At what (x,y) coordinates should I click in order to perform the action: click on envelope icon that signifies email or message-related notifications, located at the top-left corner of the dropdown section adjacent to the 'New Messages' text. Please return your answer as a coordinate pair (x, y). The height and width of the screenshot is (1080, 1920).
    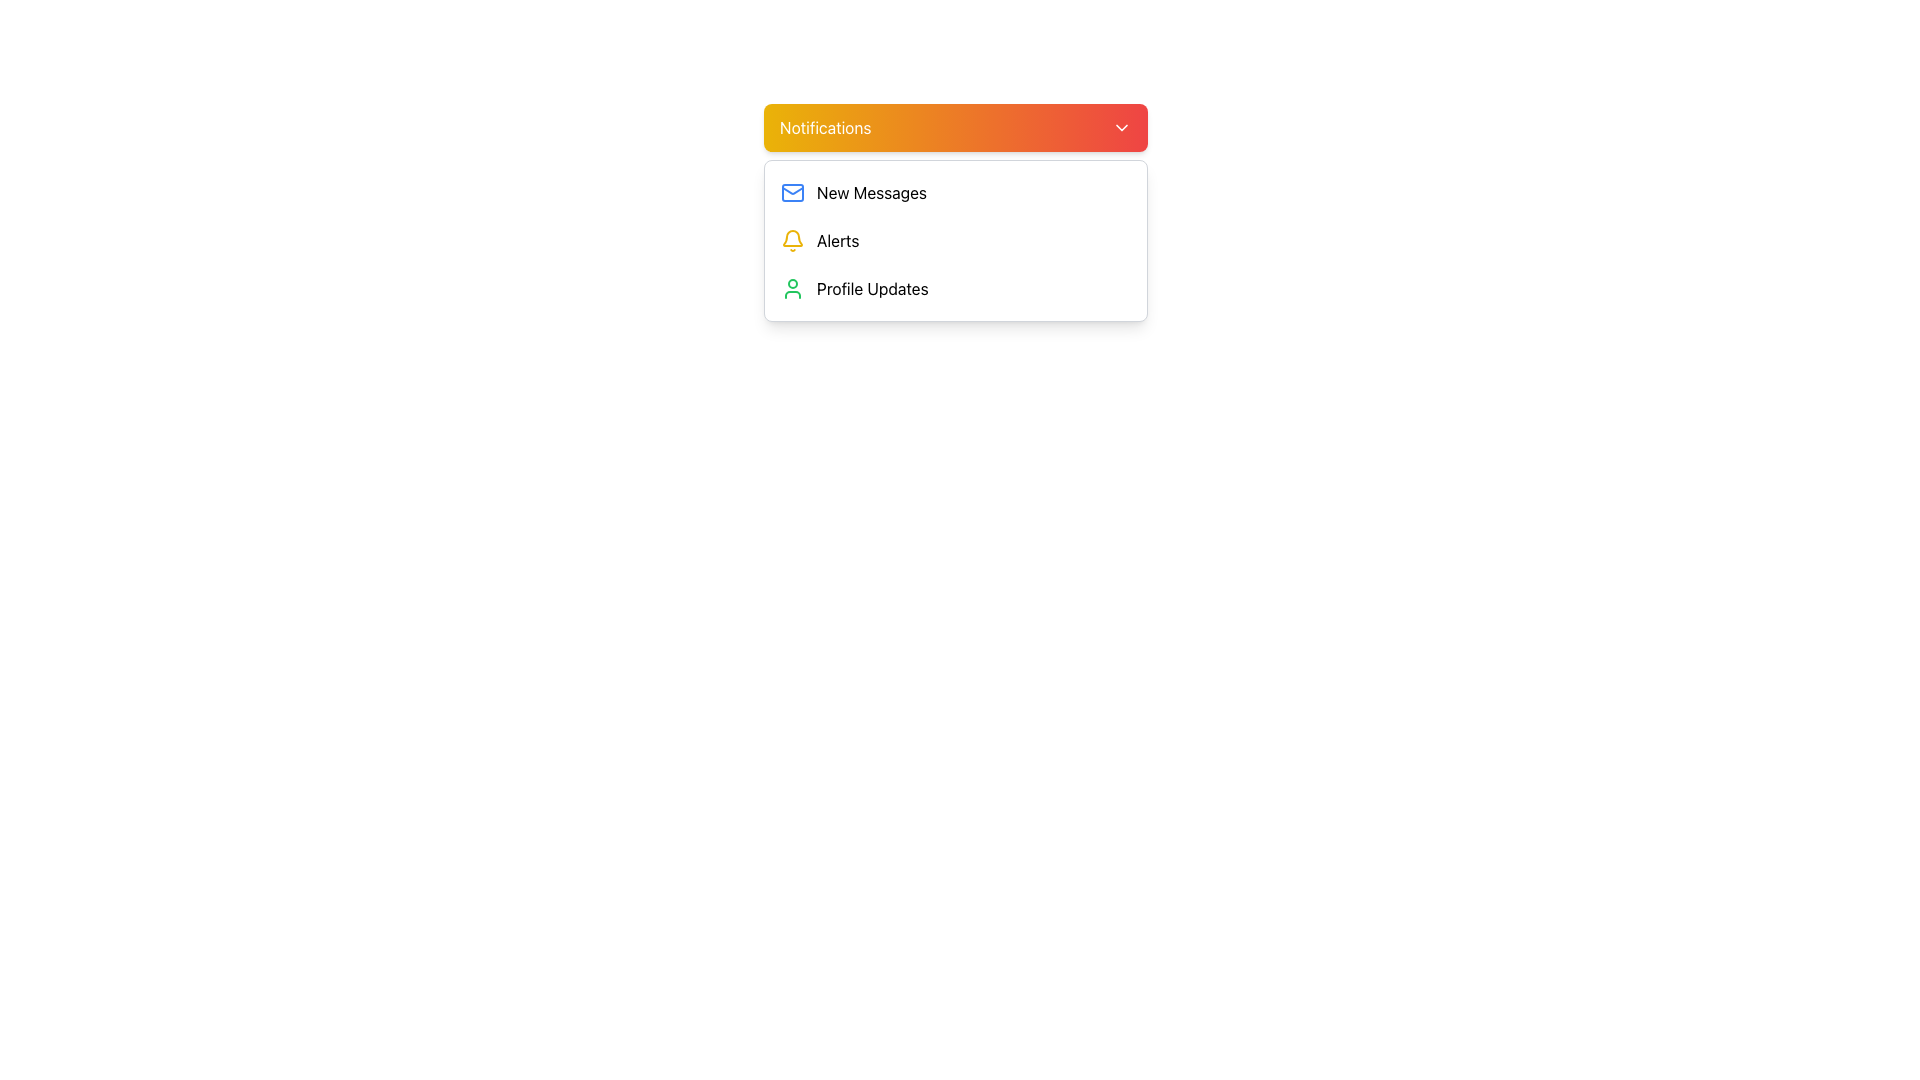
    Looking at the image, I should click on (791, 192).